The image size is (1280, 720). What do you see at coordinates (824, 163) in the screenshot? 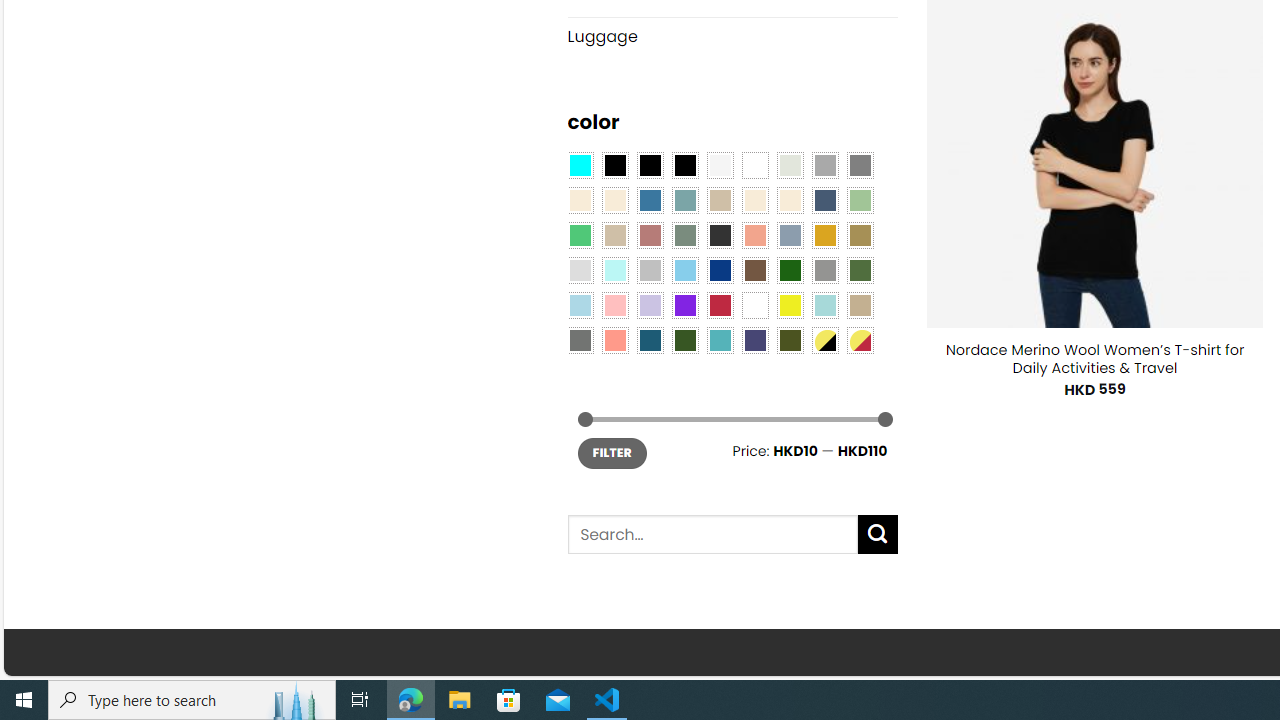
I see `'Dark Gray'` at bounding box center [824, 163].